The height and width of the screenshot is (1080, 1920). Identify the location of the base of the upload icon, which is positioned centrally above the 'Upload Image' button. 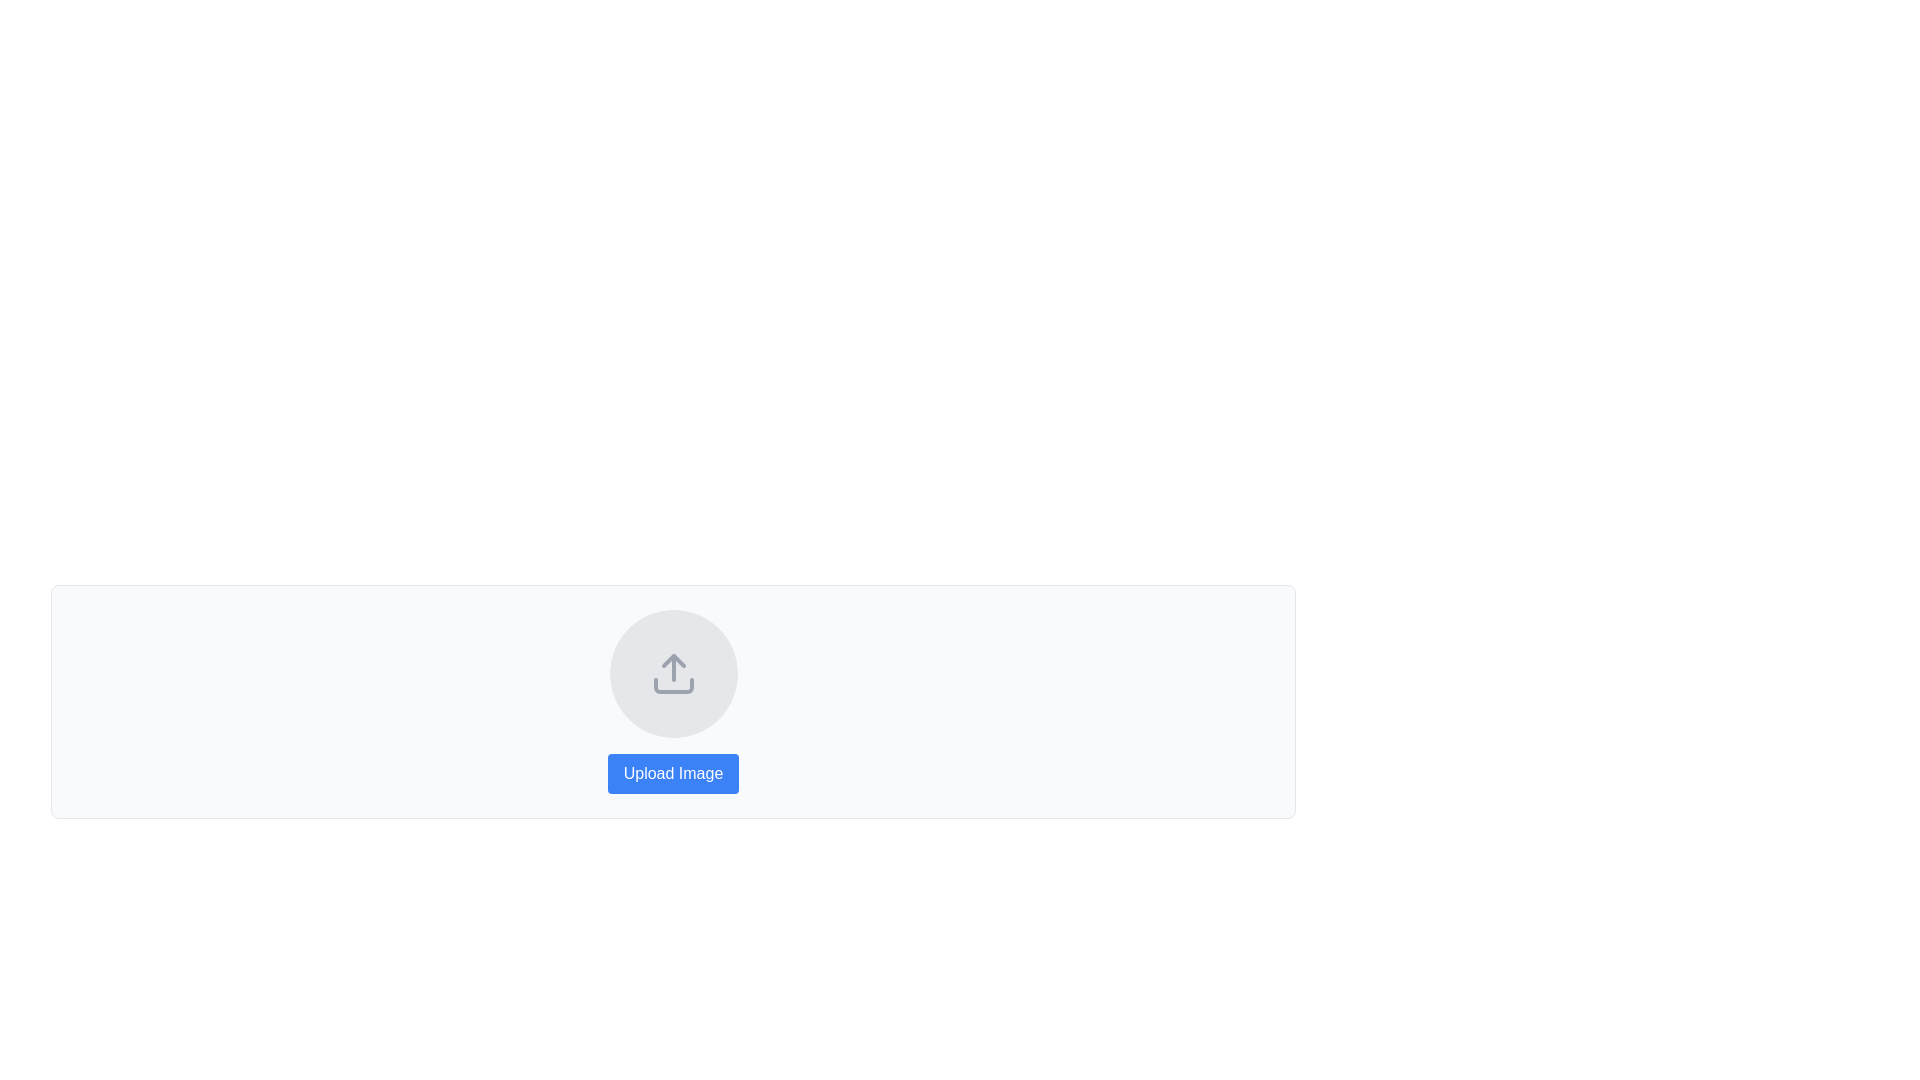
(673, 685).